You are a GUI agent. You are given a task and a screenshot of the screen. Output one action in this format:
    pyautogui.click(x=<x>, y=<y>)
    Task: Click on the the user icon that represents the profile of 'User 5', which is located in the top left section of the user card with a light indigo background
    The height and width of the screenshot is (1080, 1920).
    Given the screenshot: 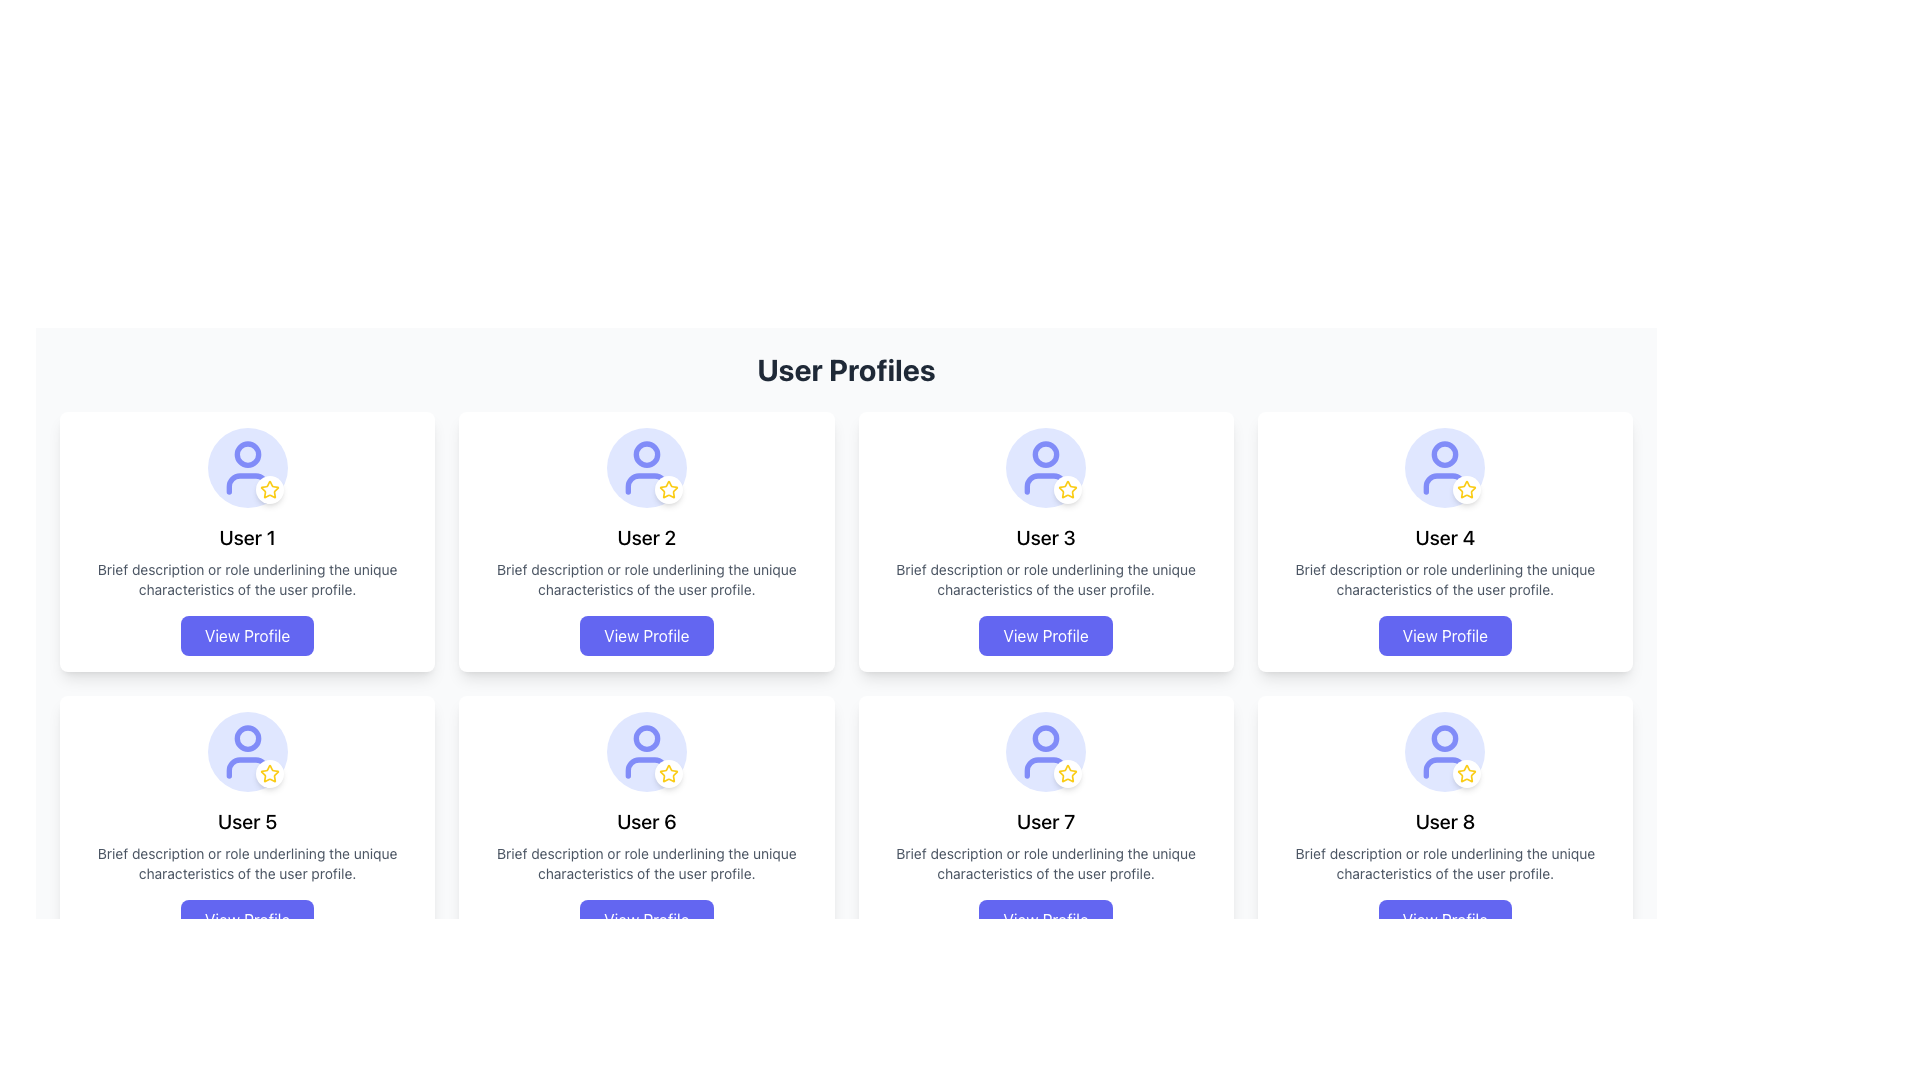 What is the action you would take?
    pyautogui.click(x=246, y=752)
    